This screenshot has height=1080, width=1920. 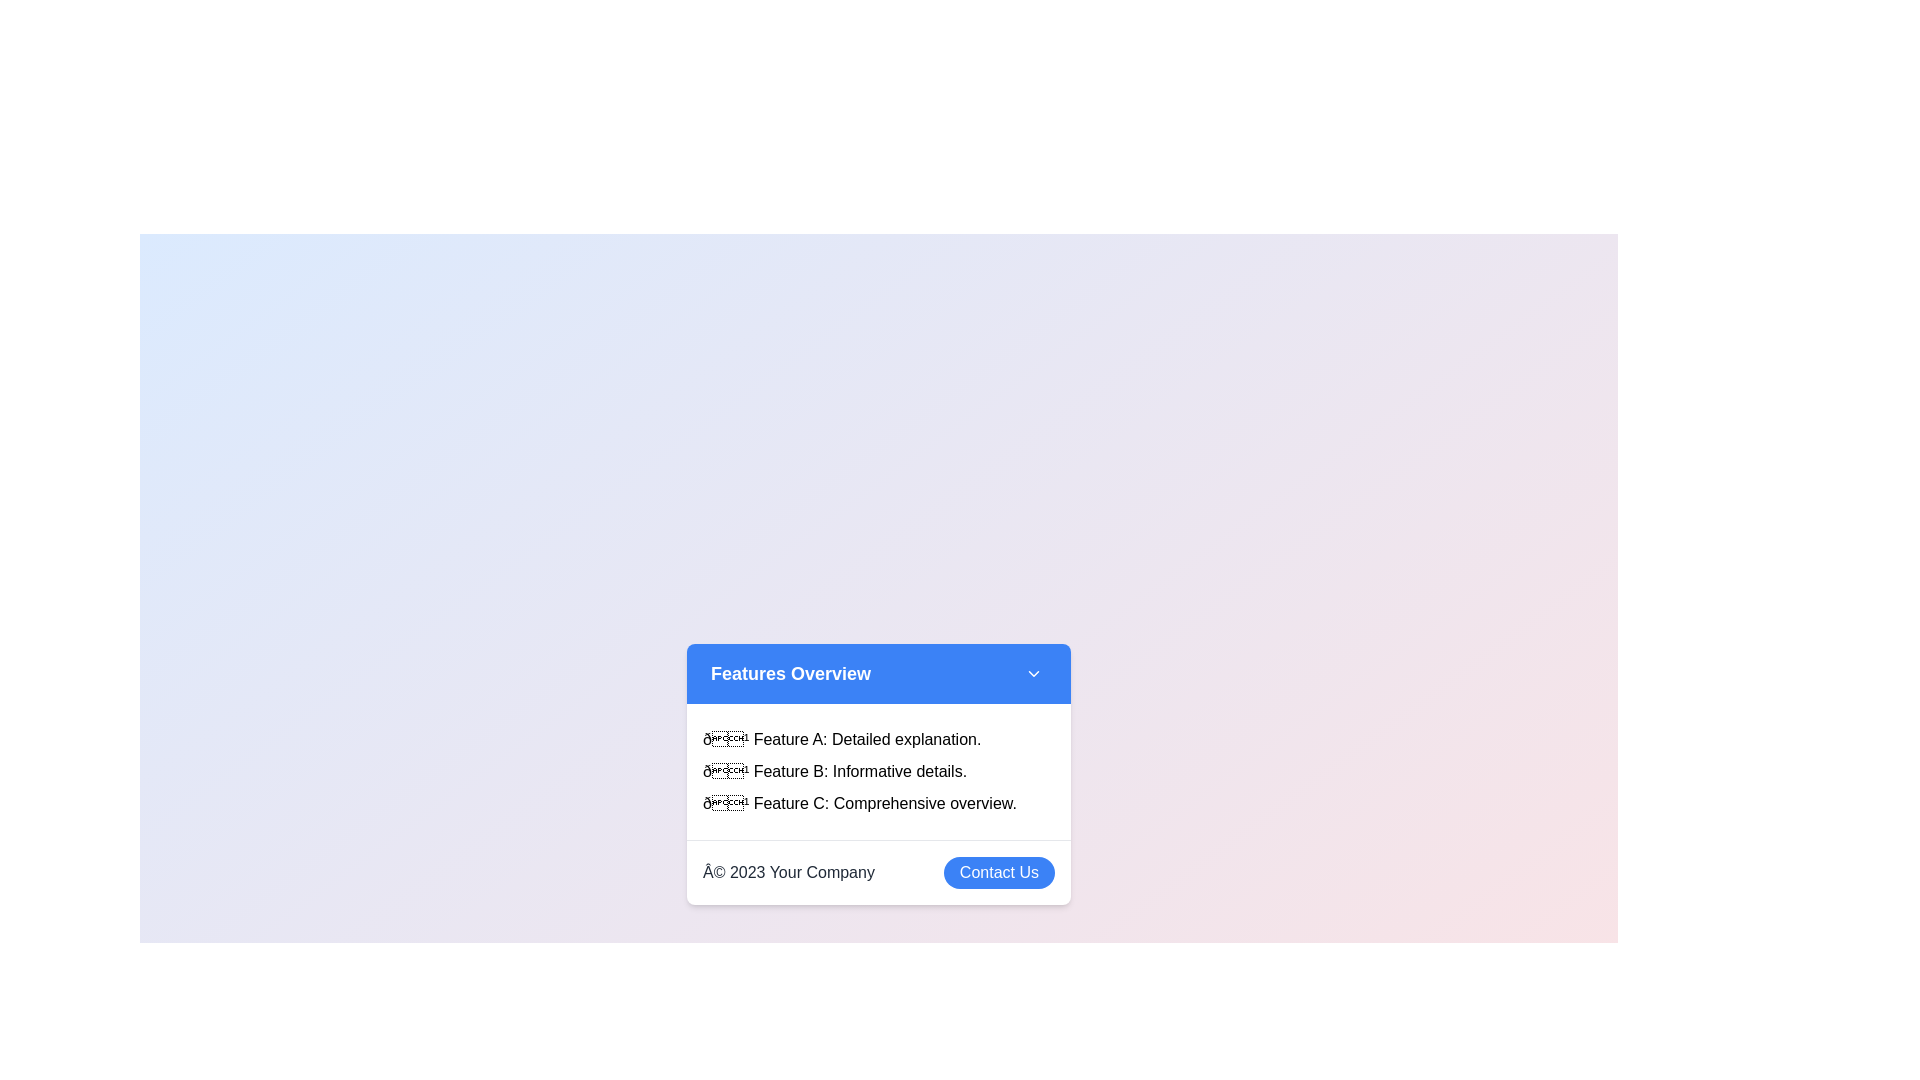 I want to click on a component line from the Text list located within the 'Features Overview' dropdown in the pop-up section, so click(x=878, y=770).